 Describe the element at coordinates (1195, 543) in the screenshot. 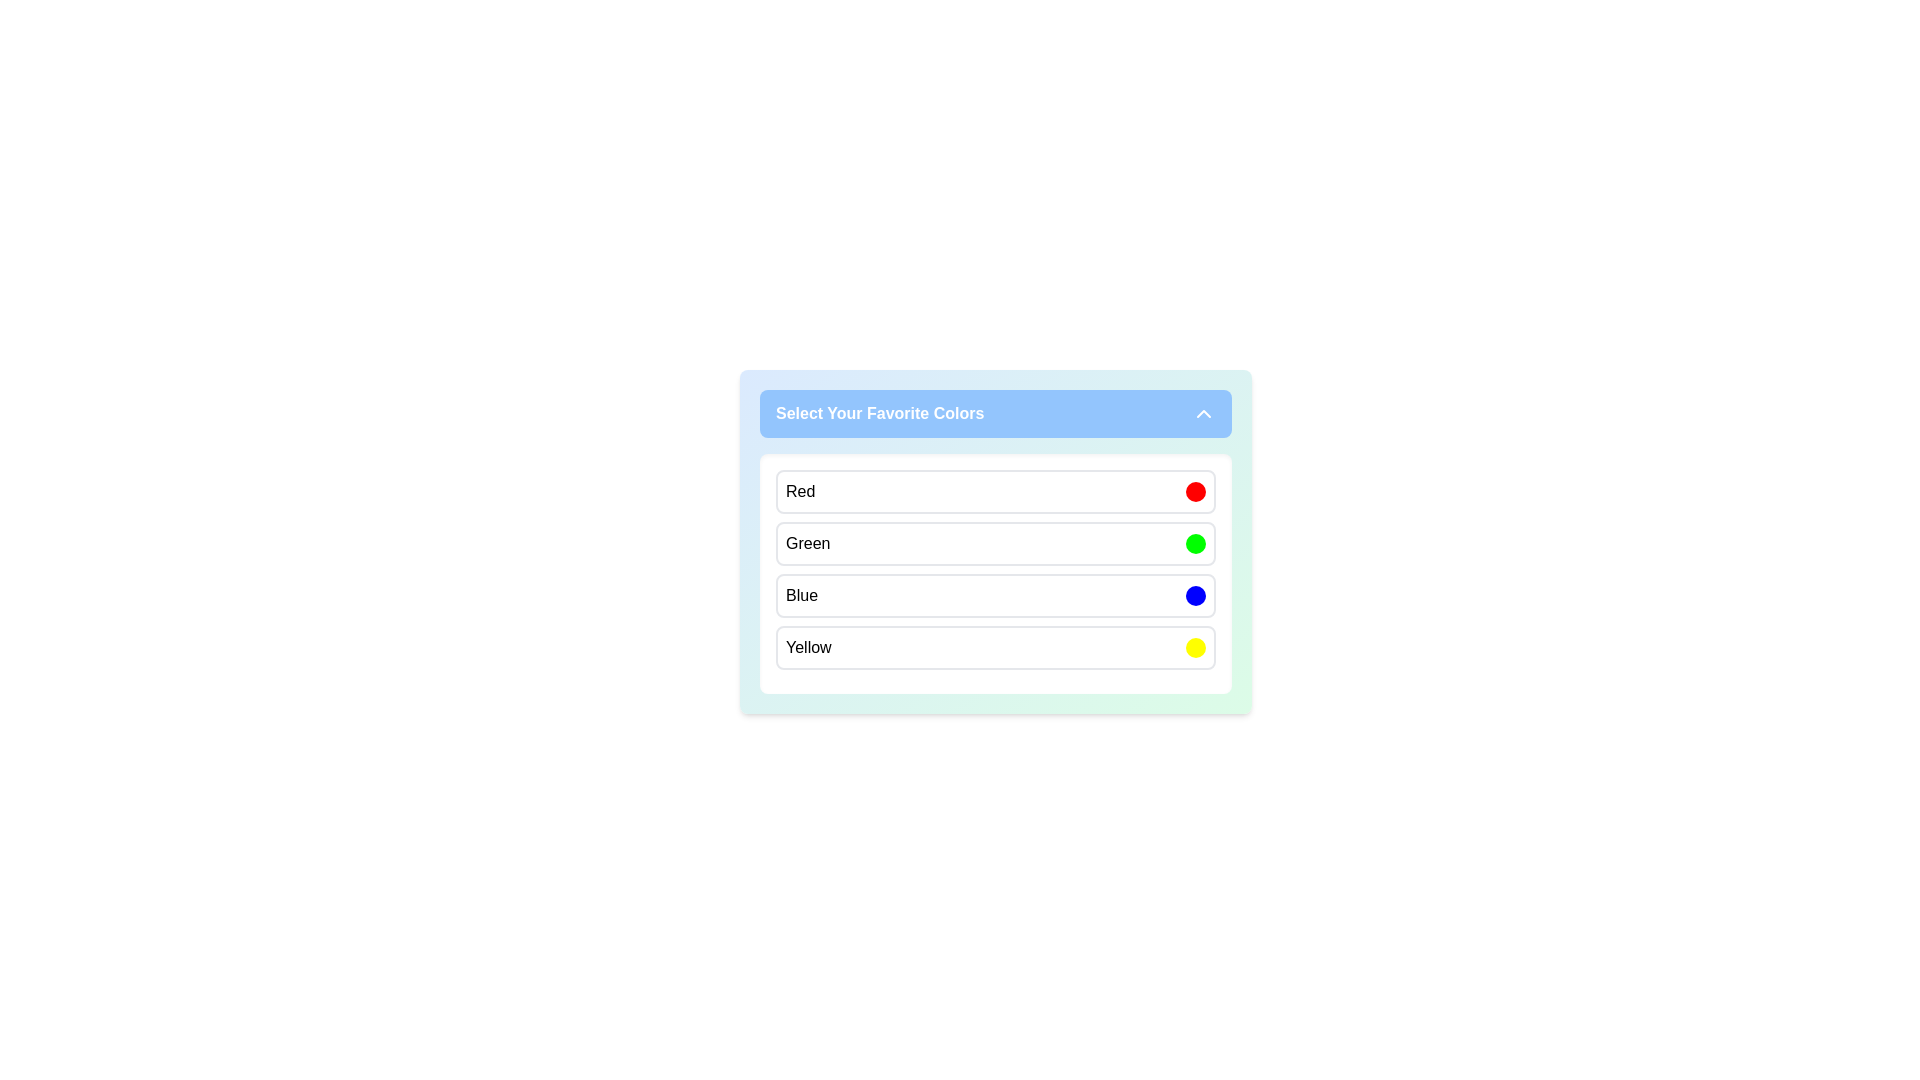

I see `the visual indicator that displays the color green associated with the label 'Green' in the vertically stacked list of color options` at that location.